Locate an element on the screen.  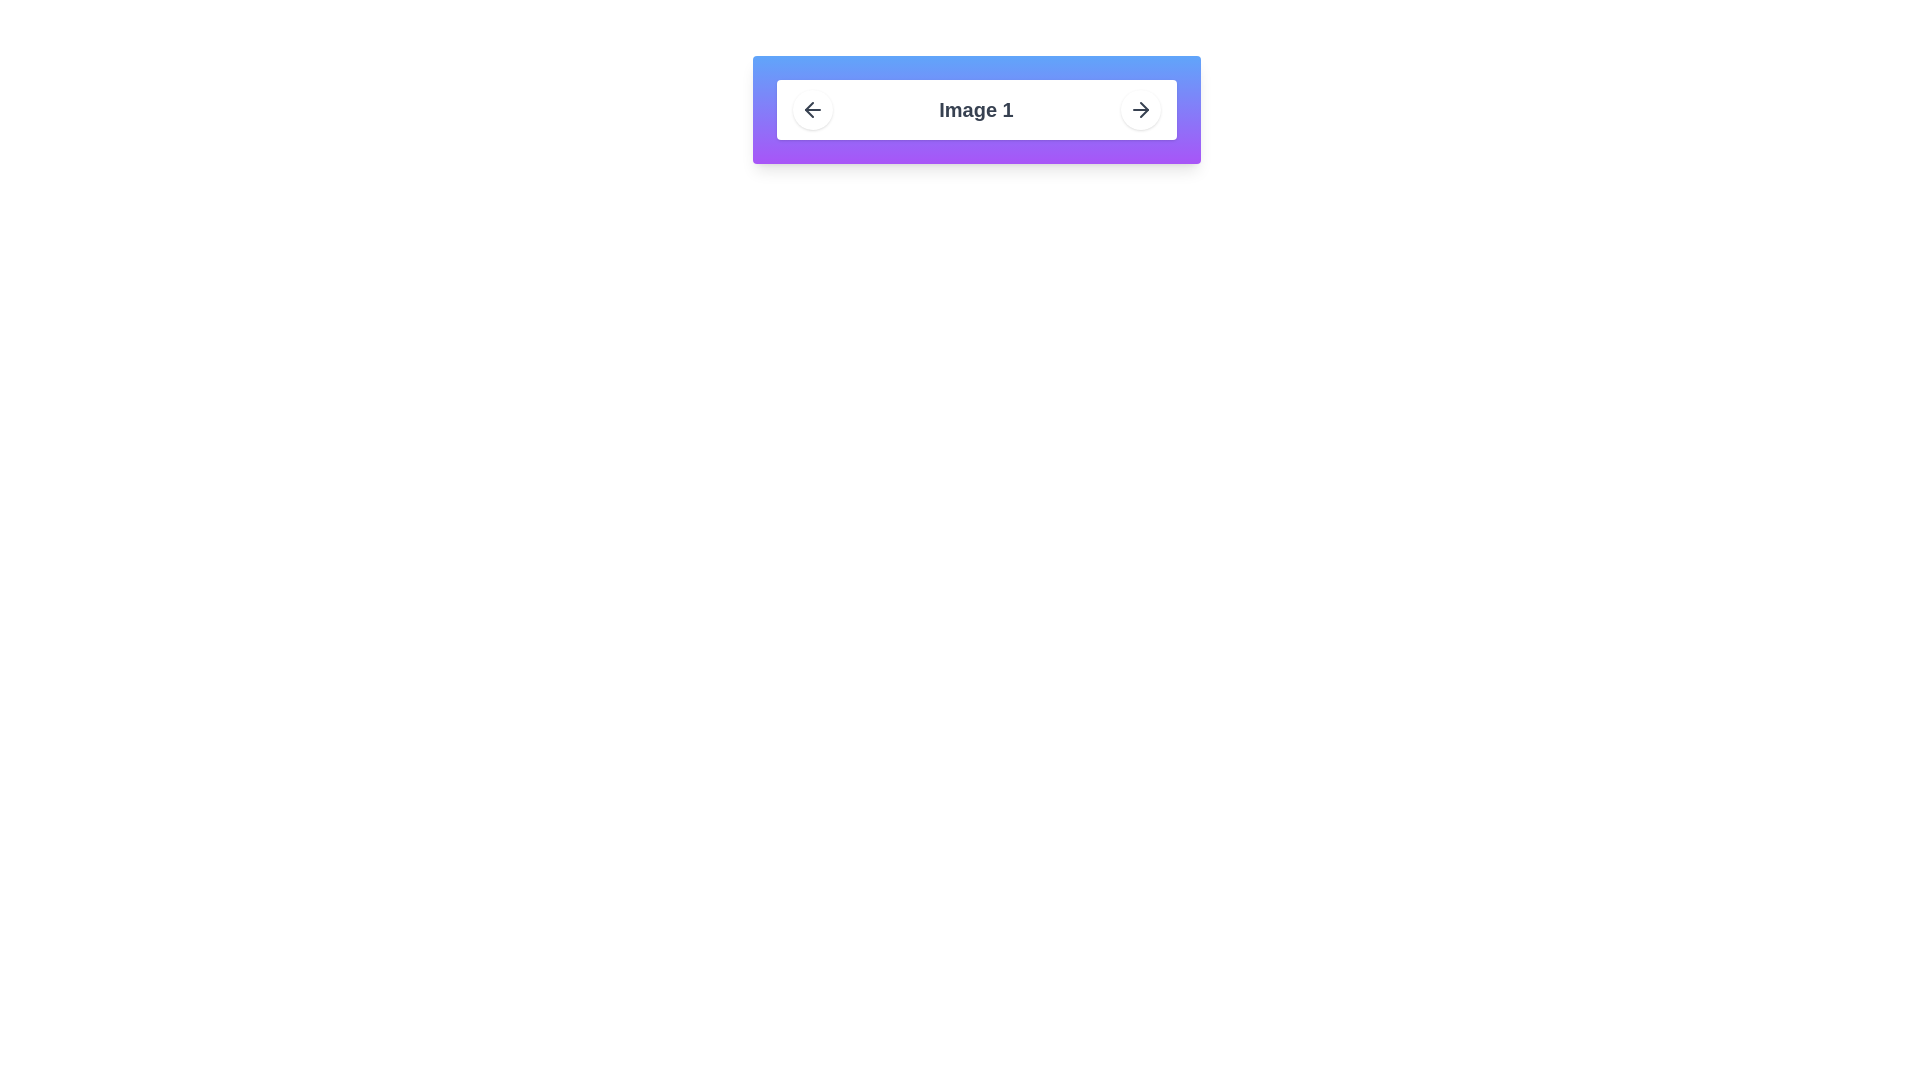
the rightmost IconButton in the horizontal navigation control bar is located at coordinates (1140, 110).